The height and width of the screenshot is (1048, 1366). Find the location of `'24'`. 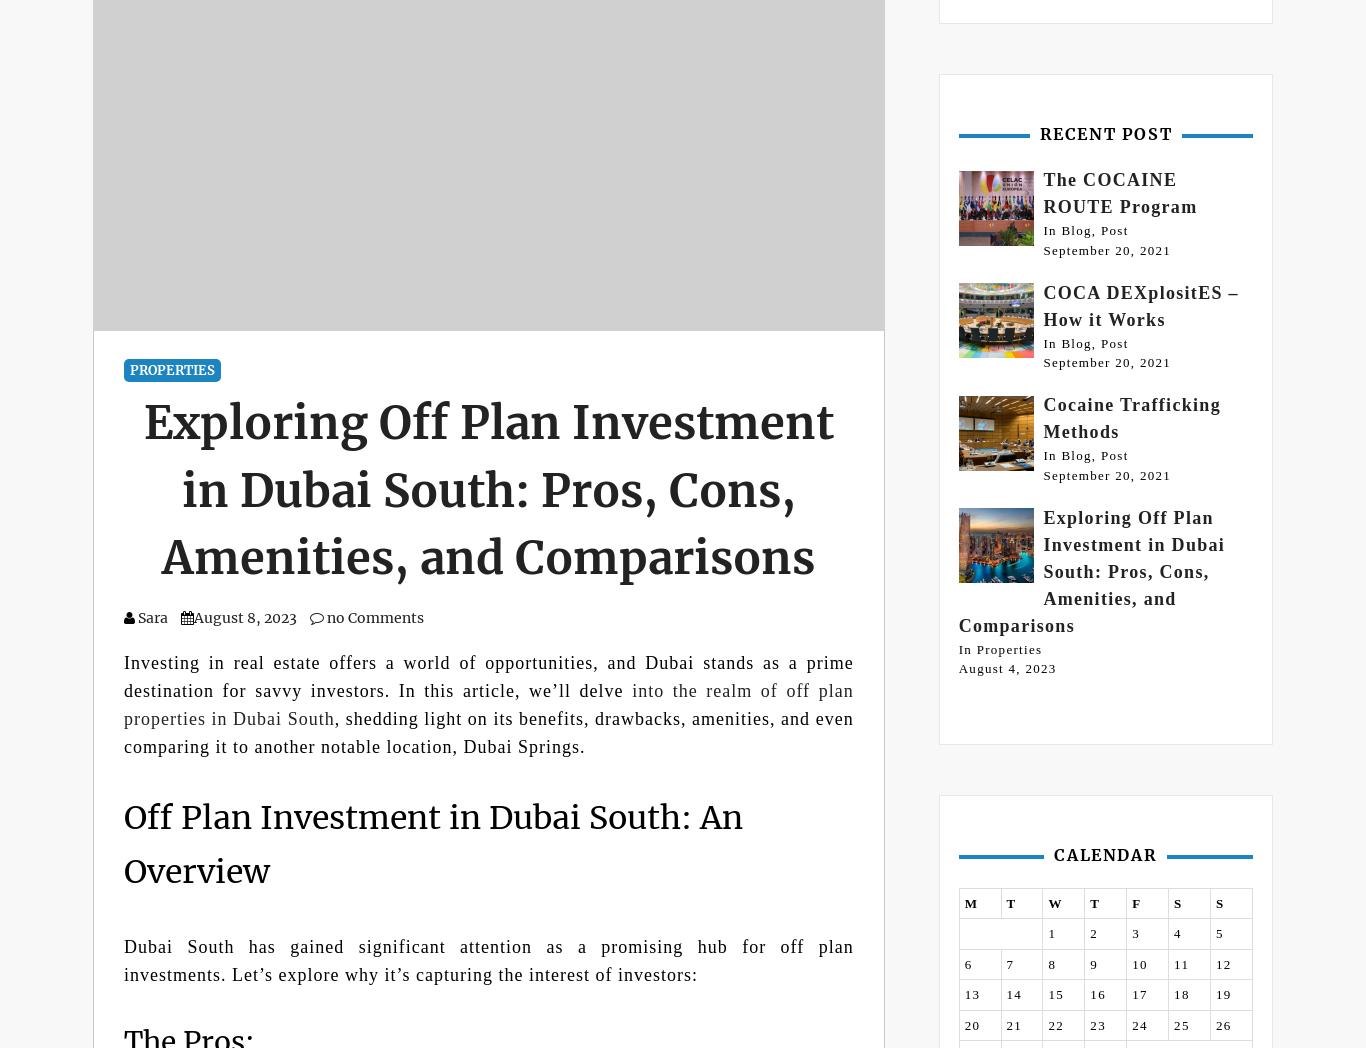

'24' is located at coordinates (1131, 1024).